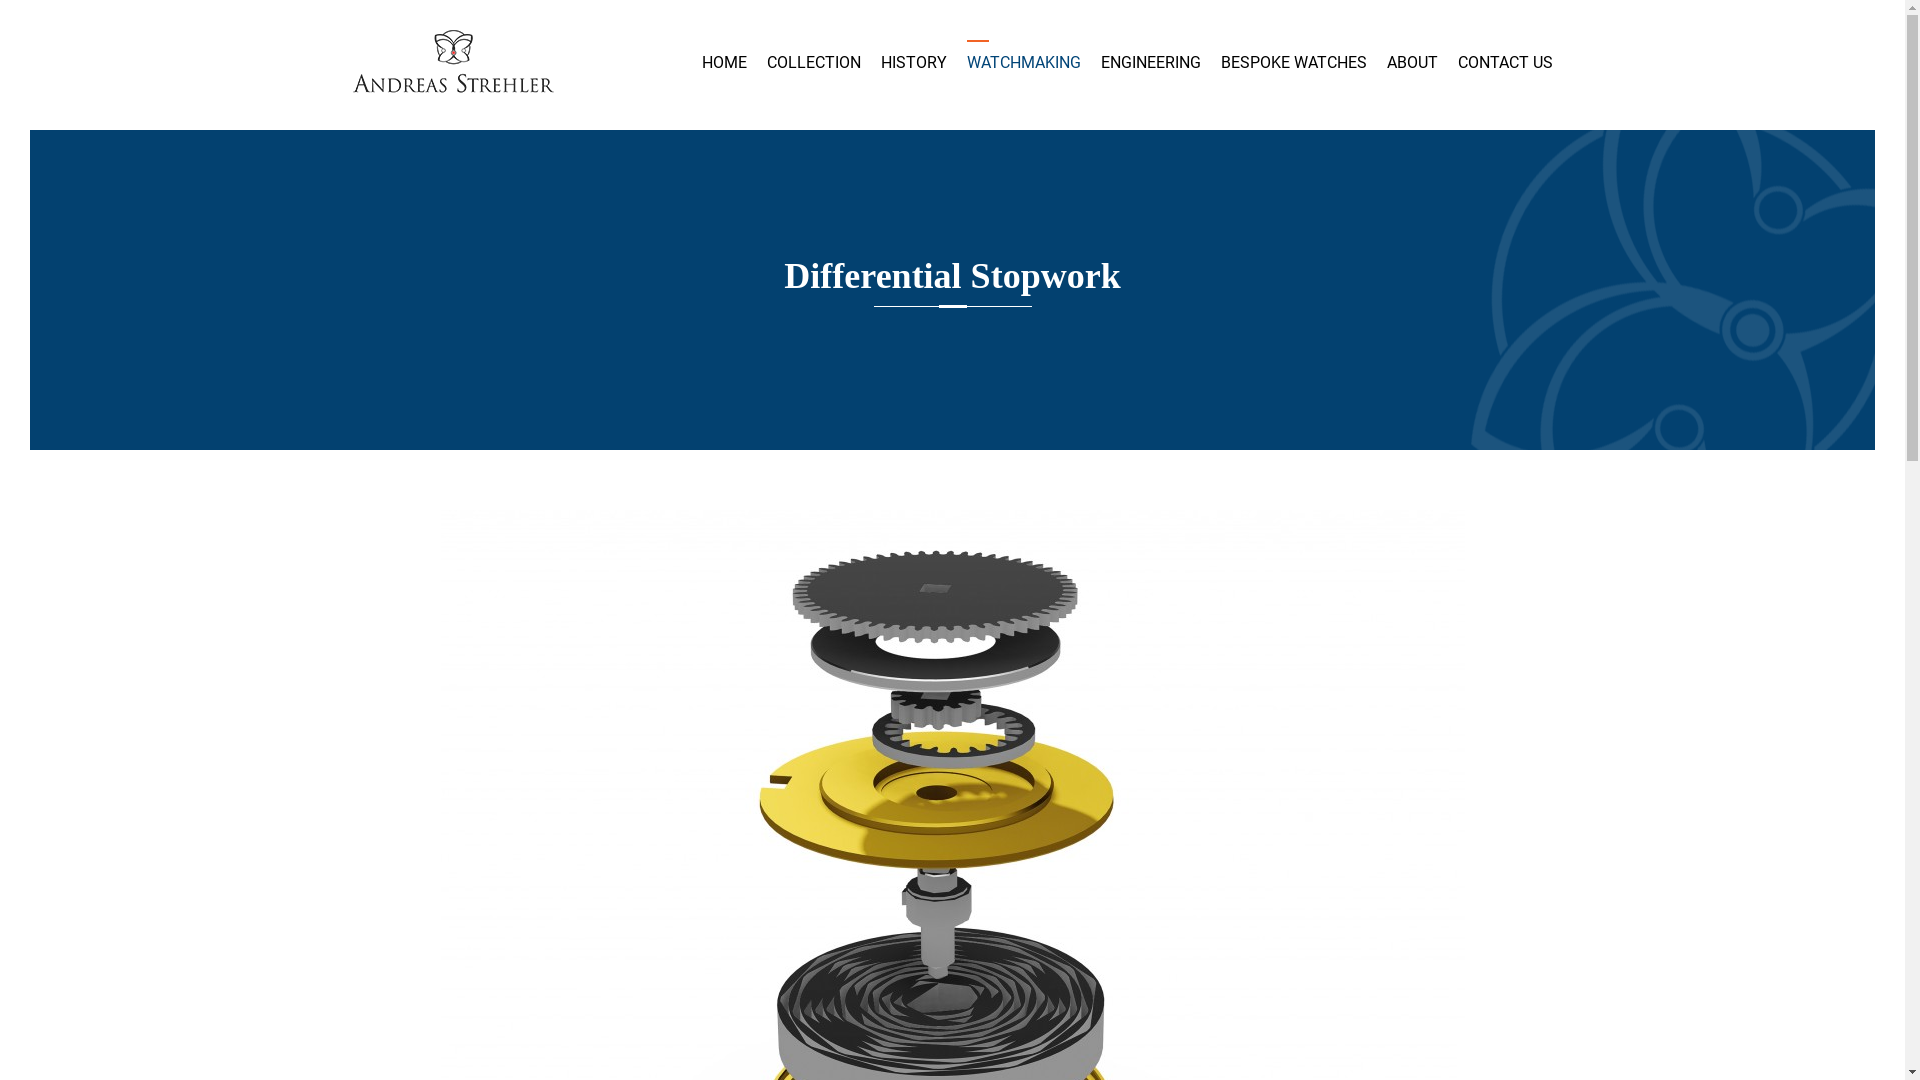 This screenshot has height=1080, width=1920. What do you see at coordinates (1505, 61) in the screenshot?
I see `'CONTACT US'` at bounding box center [1505, 61].